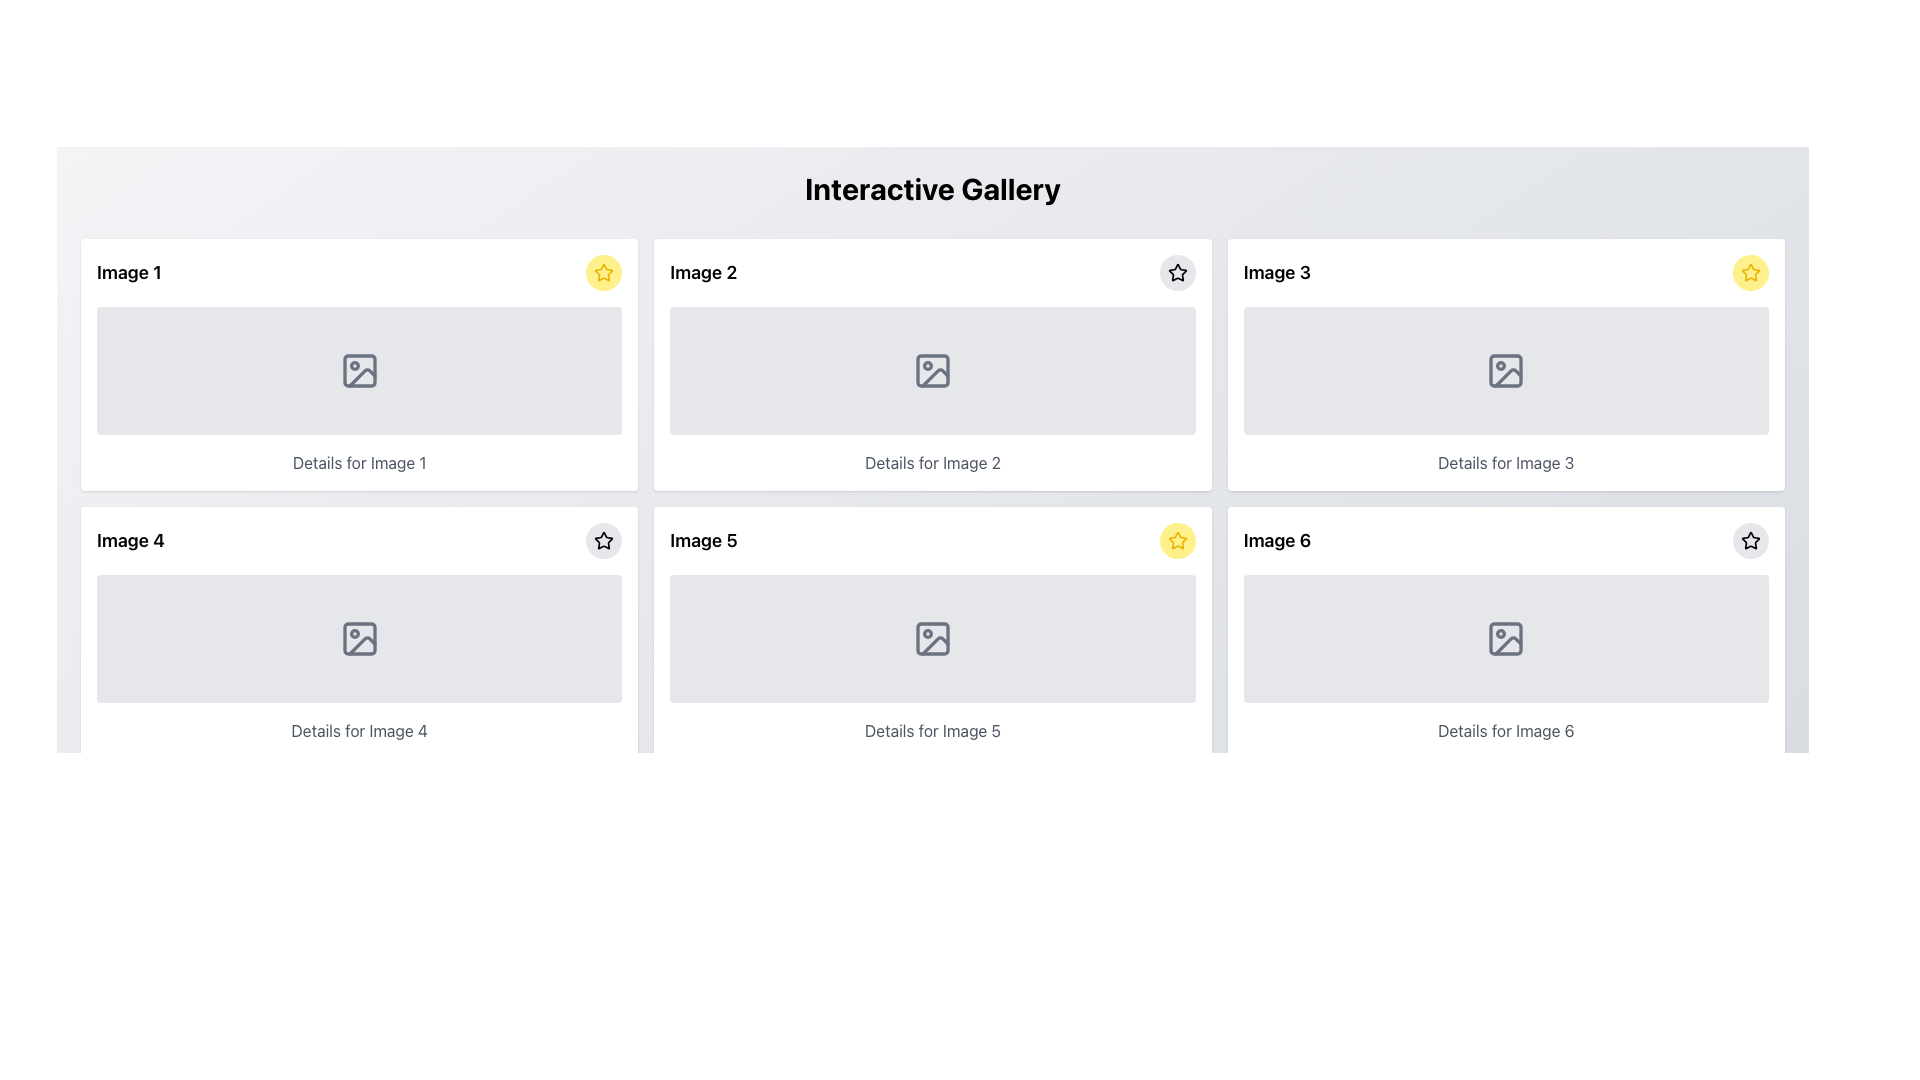 This screenshot has height=1080, width=1920. What do you see at coordinates (1506, 632) in the screenshot?
I see `the Informative card titled 'Image 6' for rearrangement within the gallery grid` at bounding box center [1506, 632].